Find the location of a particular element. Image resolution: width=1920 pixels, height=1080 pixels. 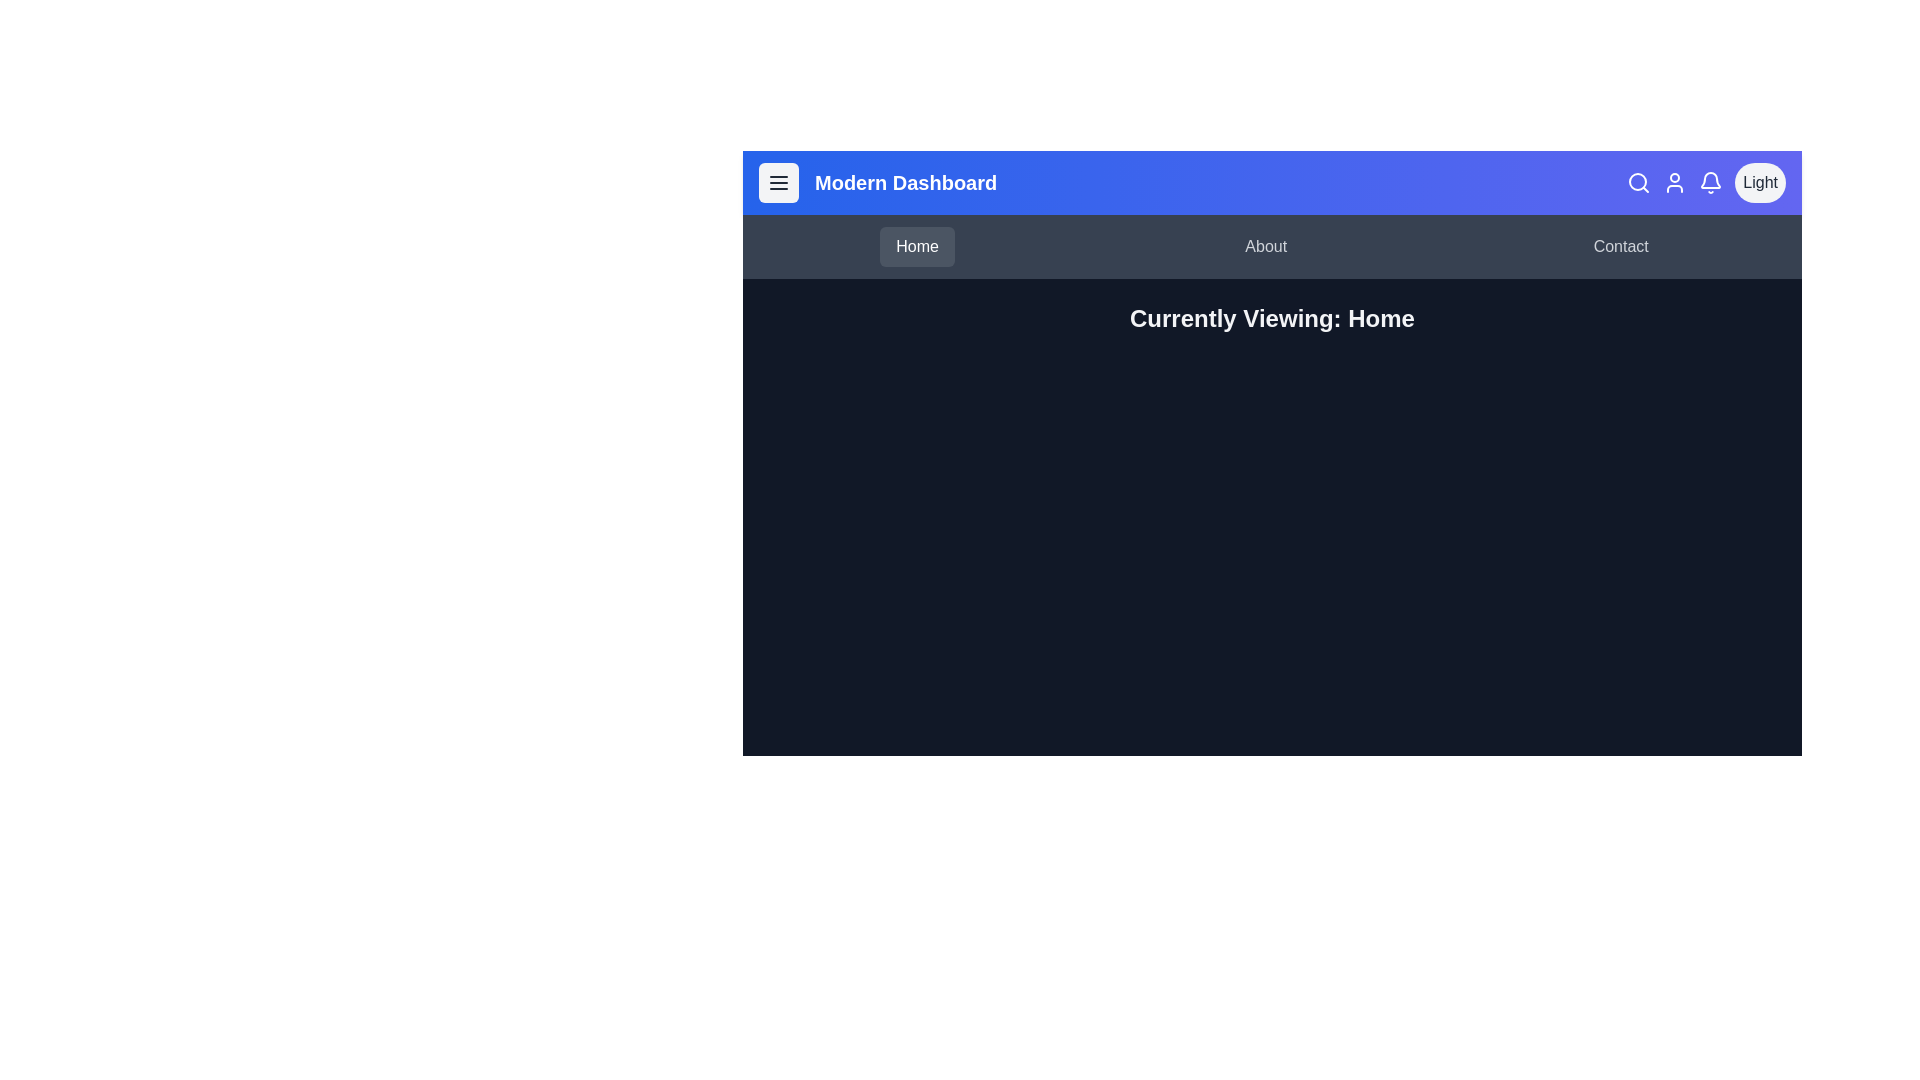

bell icon to view notifications is located at coordinates (1709, 182).